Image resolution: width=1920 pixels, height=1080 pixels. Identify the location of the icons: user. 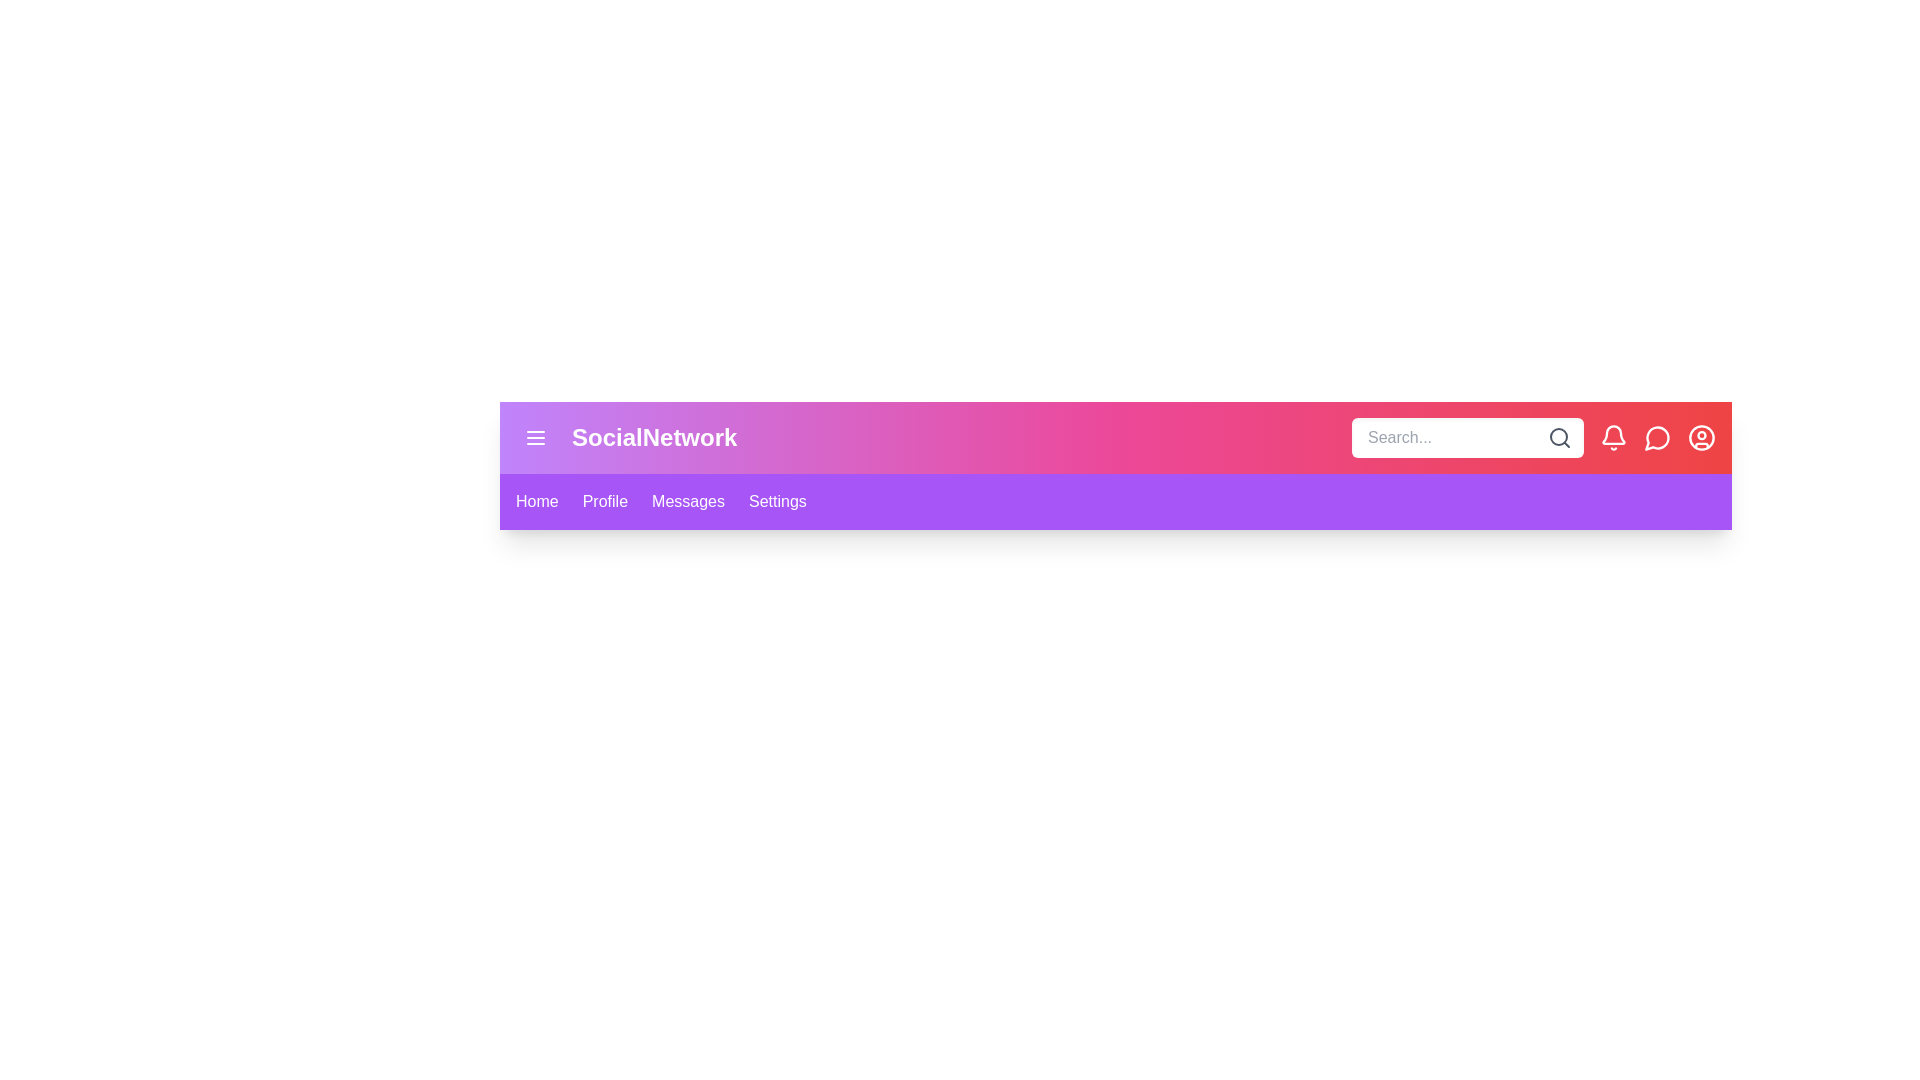
(1701, 437).